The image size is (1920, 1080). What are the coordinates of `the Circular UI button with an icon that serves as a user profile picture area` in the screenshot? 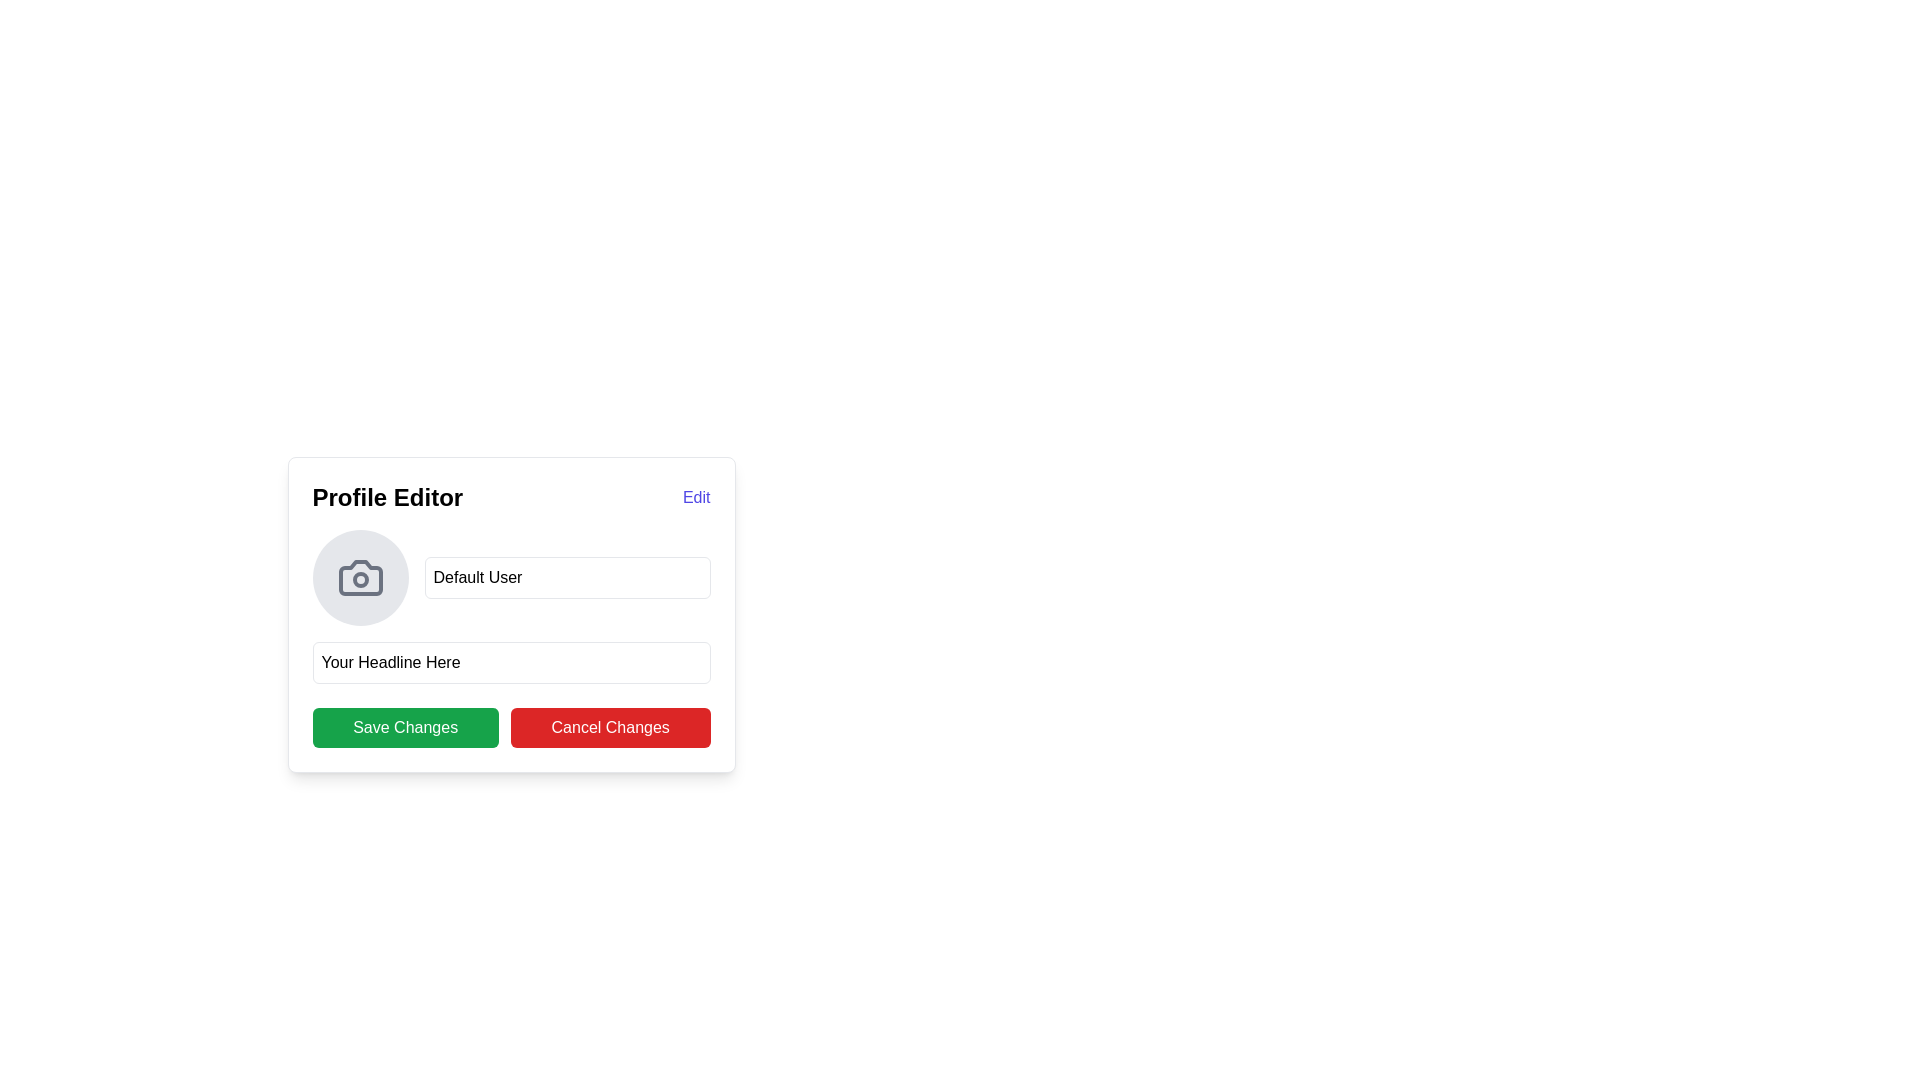 It's located at (360, 578).